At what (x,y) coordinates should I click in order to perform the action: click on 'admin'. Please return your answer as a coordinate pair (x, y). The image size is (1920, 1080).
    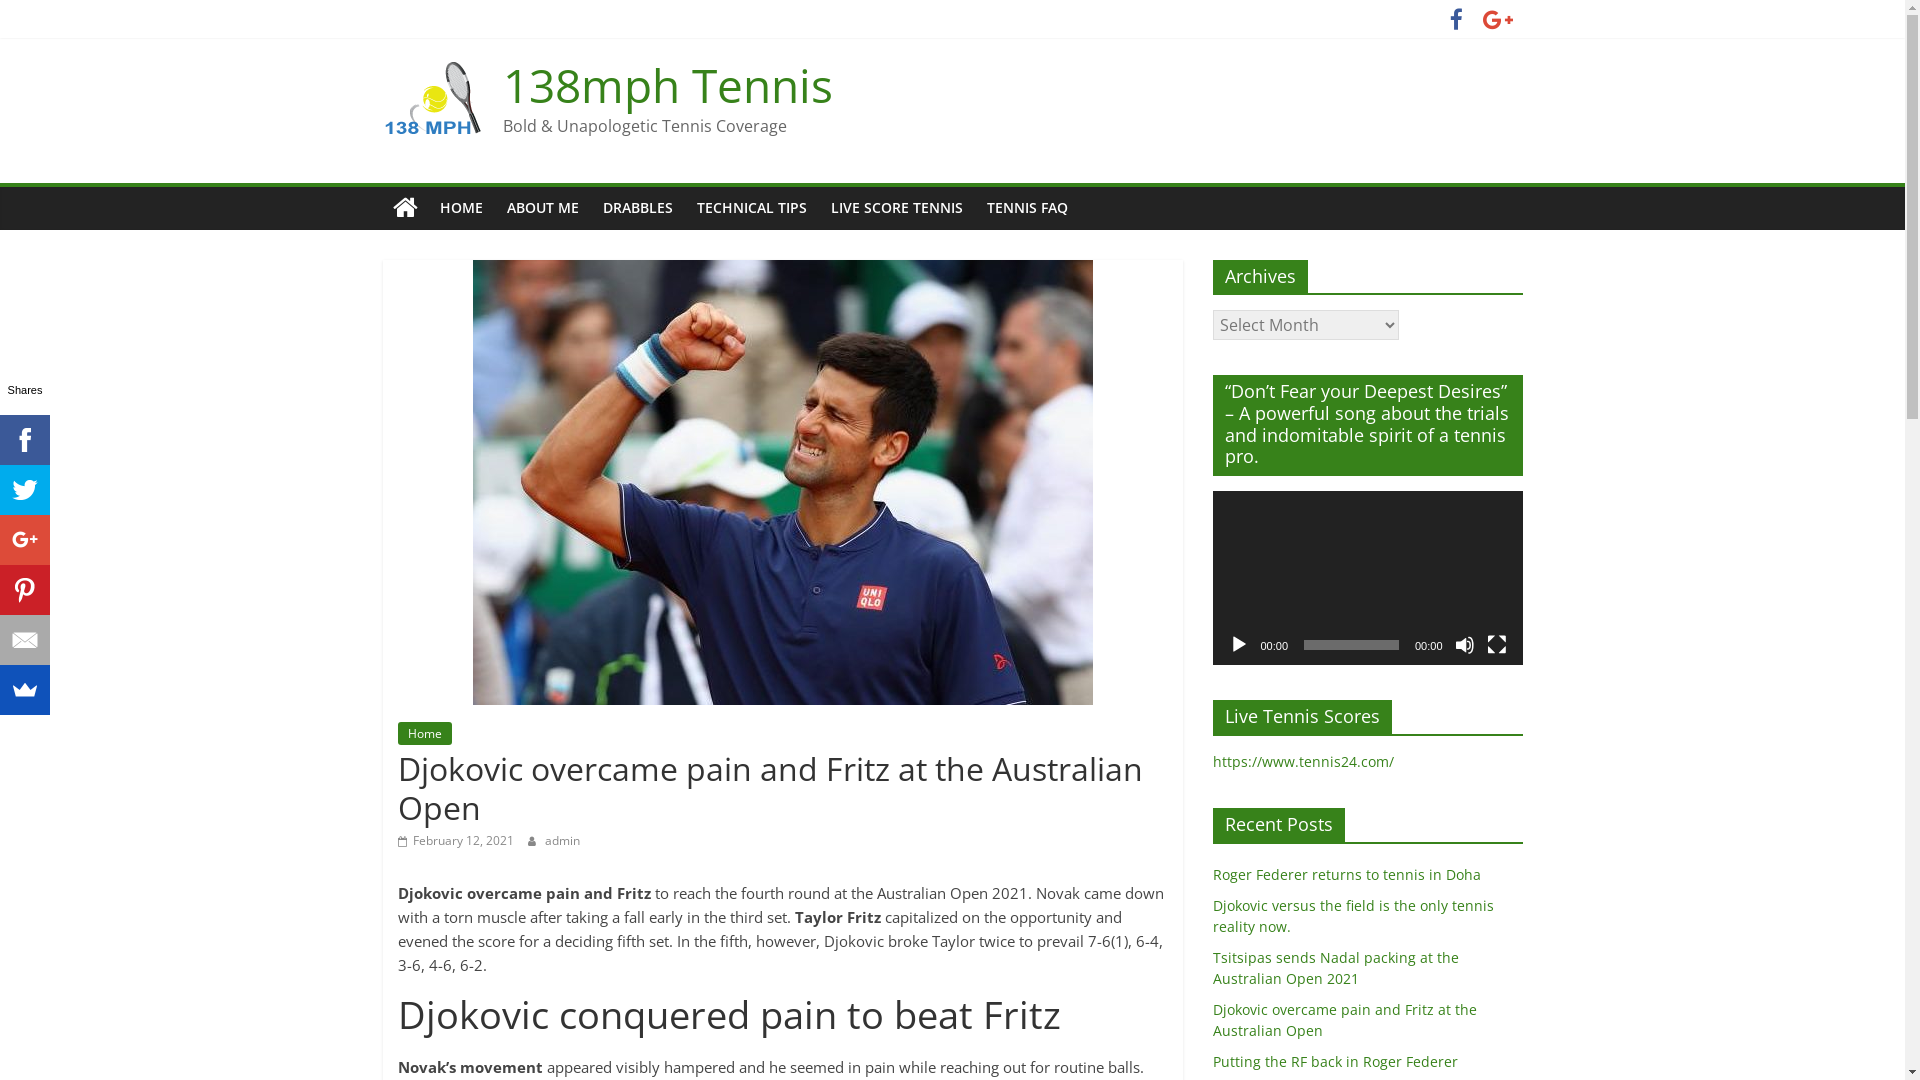
    Looking at the image, I should click on (560, 840).